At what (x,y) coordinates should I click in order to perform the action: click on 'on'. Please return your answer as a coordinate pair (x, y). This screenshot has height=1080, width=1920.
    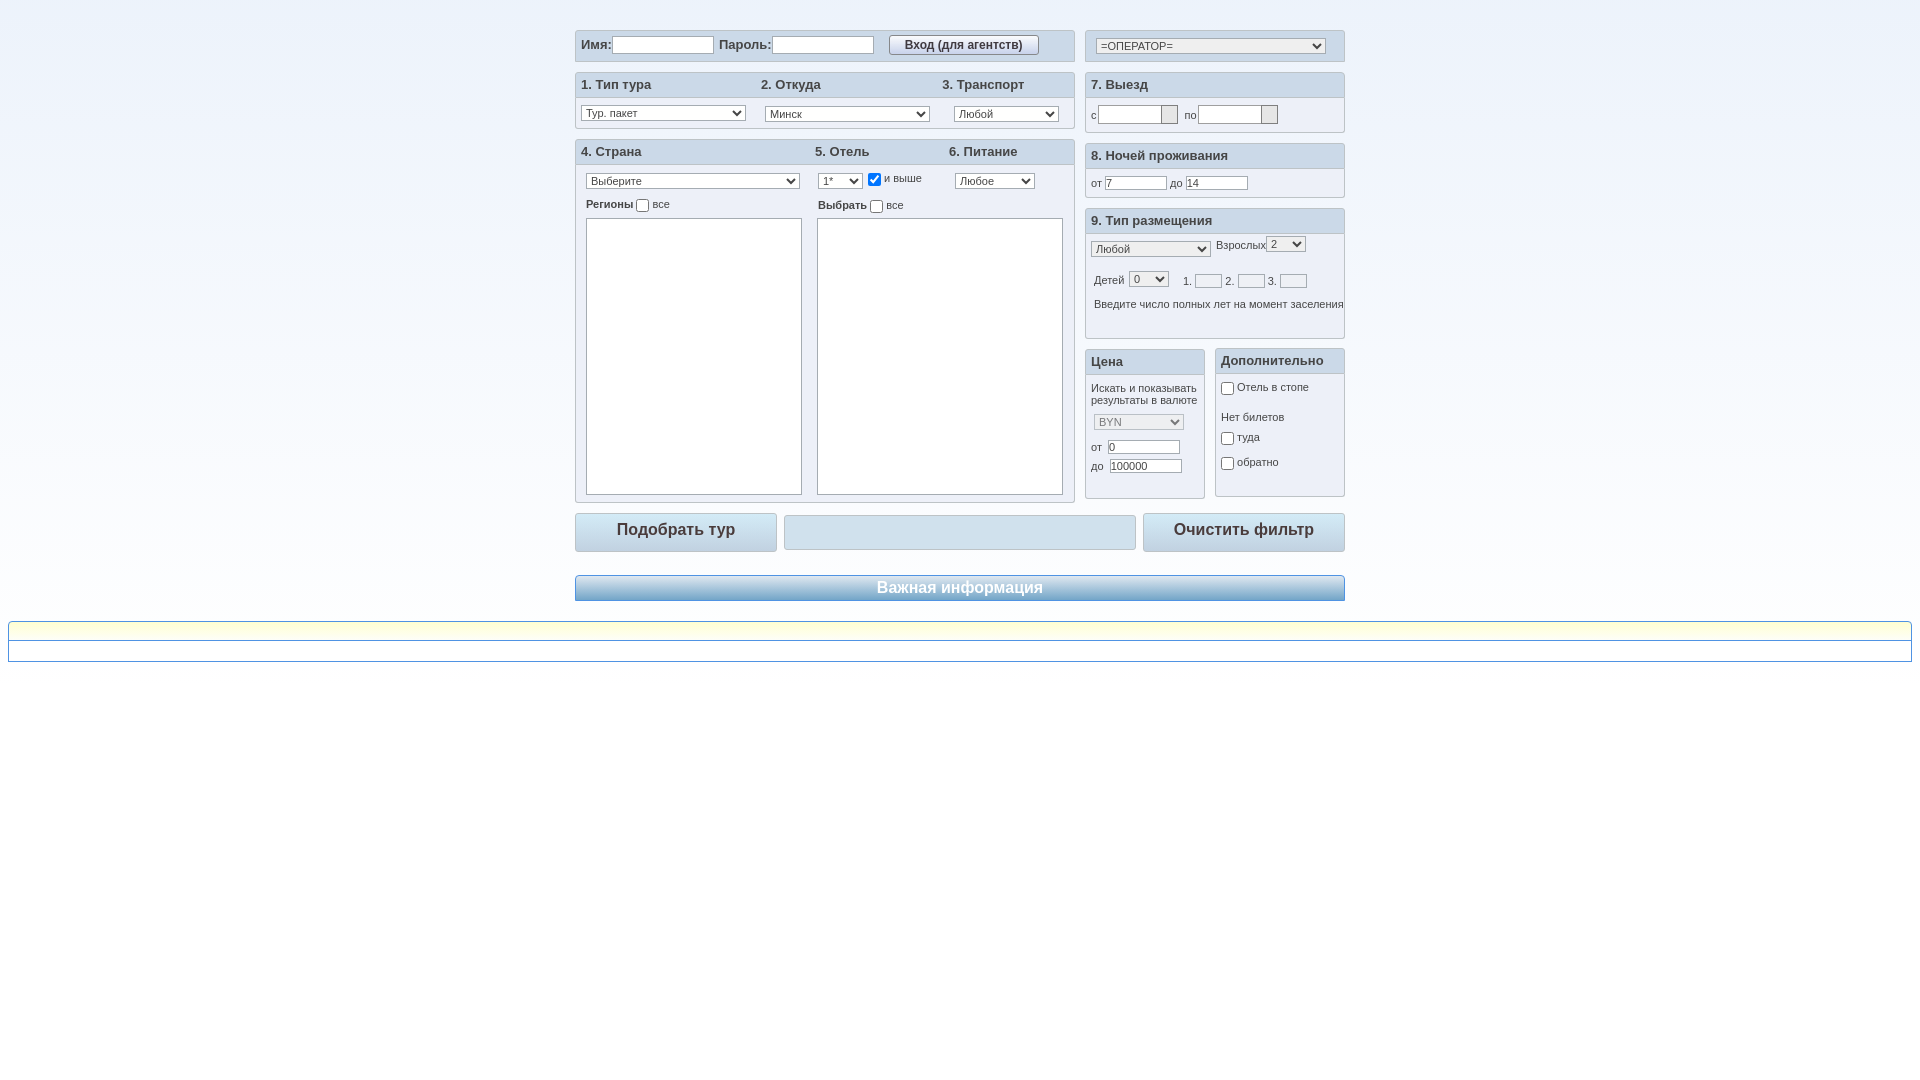
    Looking at the image, I should click on (874, 178).